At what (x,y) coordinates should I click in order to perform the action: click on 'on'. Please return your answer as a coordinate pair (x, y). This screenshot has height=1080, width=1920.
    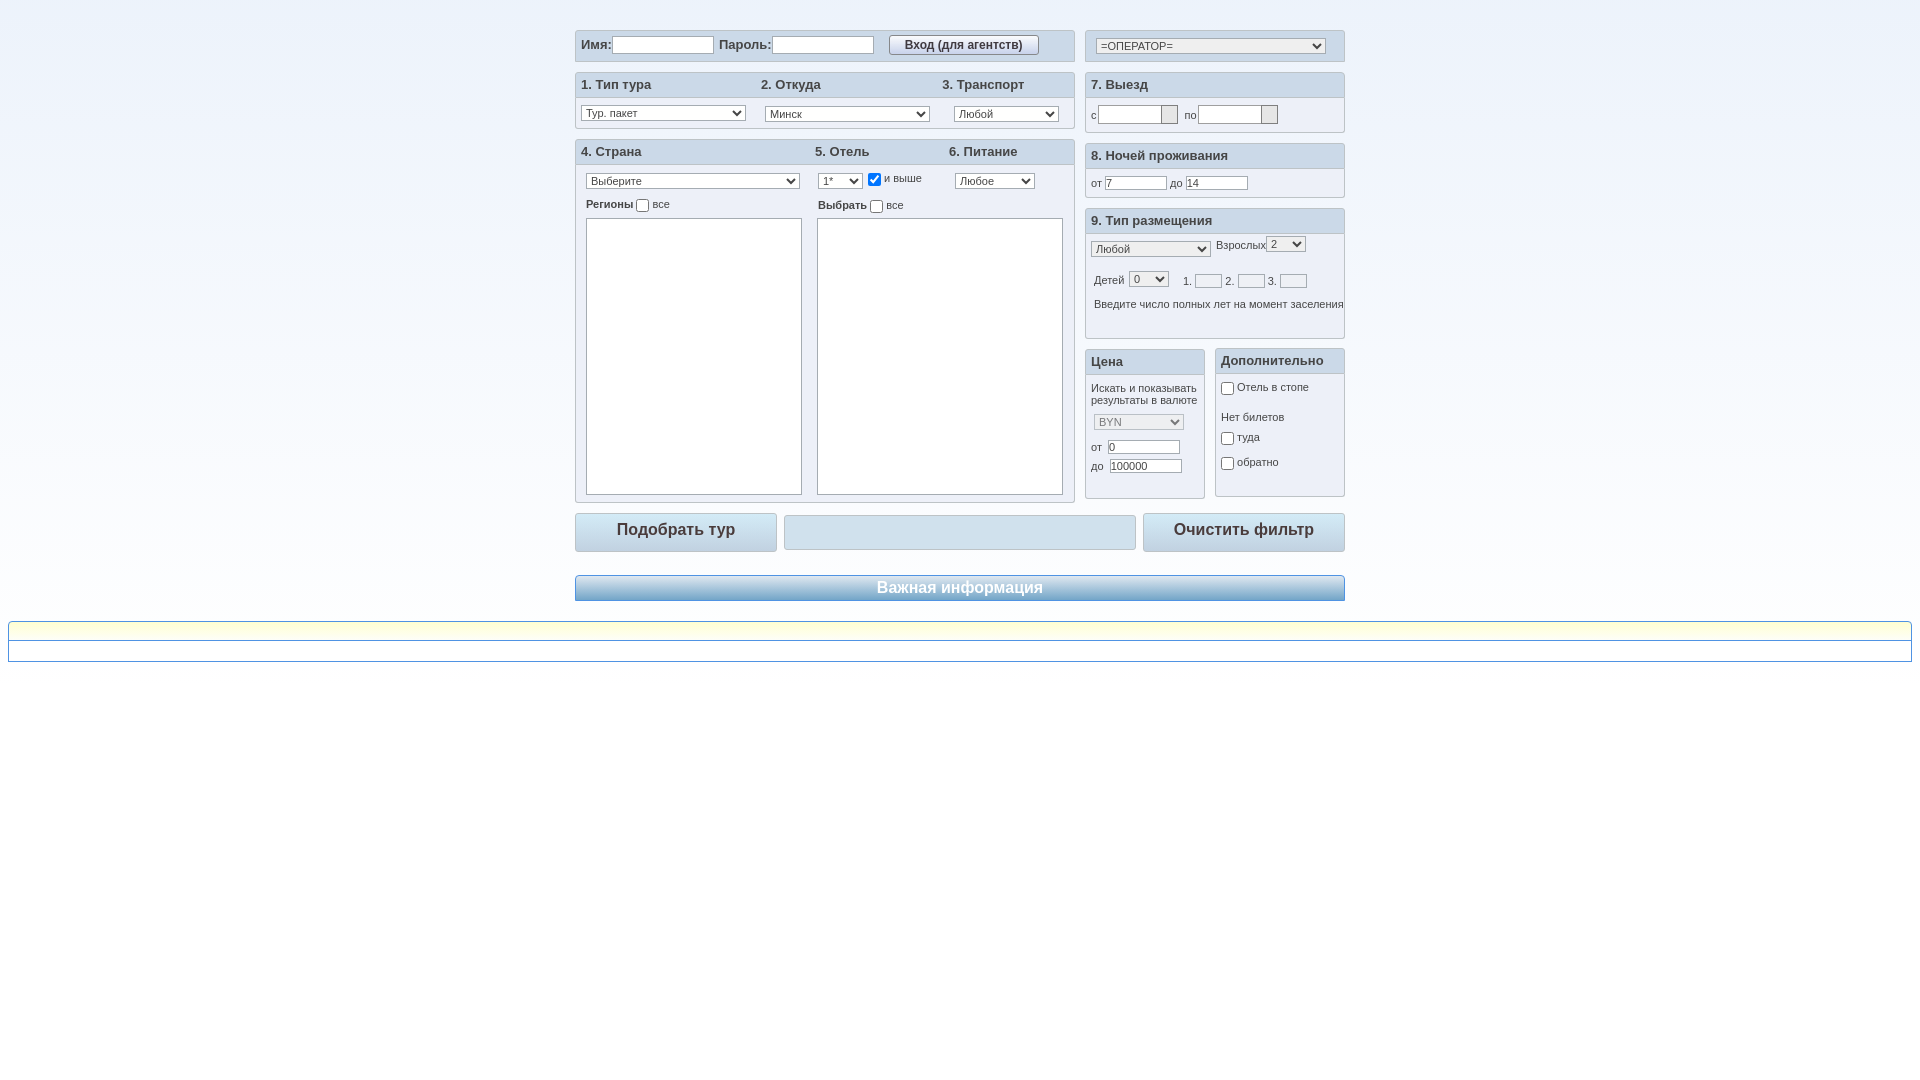
    Looking at the image, I should click on (874, 178).